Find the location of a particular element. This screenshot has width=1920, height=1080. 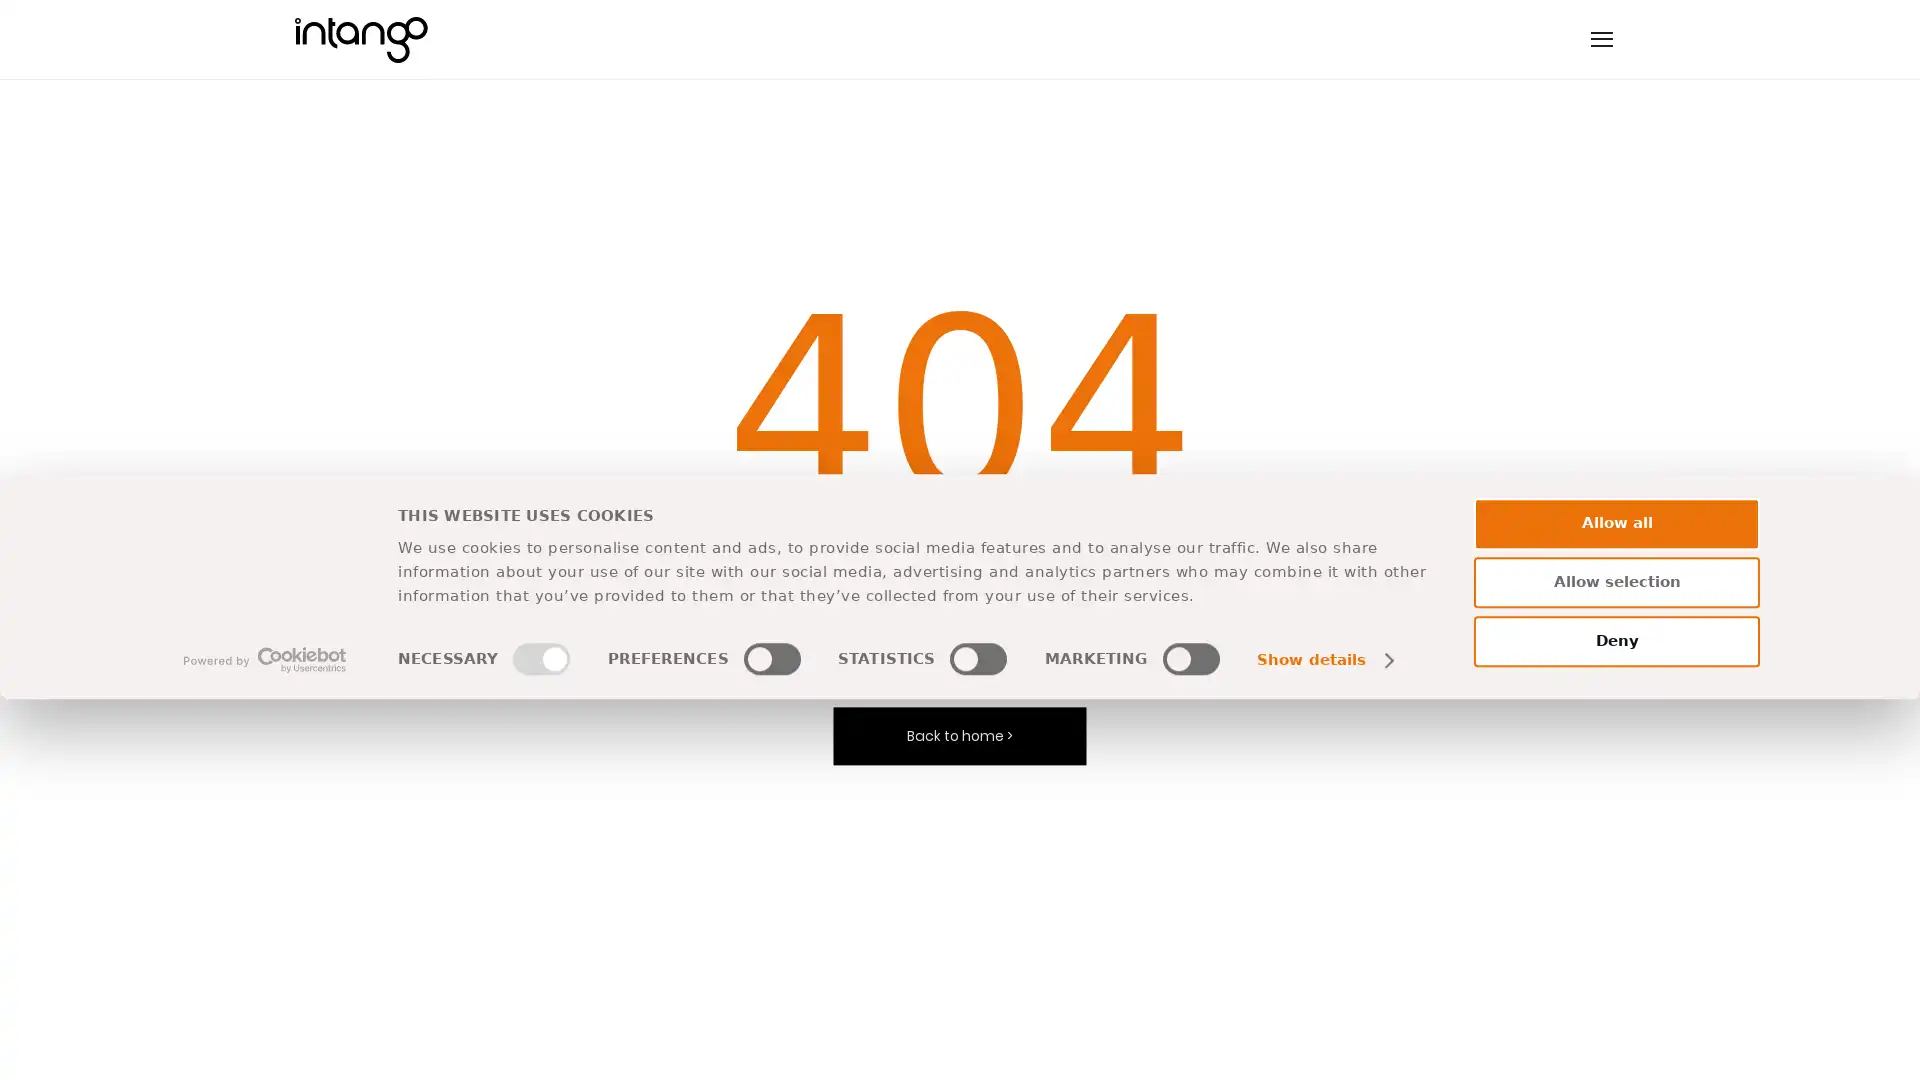

SUBSCRIBE is located at coordinates (1074, 798).